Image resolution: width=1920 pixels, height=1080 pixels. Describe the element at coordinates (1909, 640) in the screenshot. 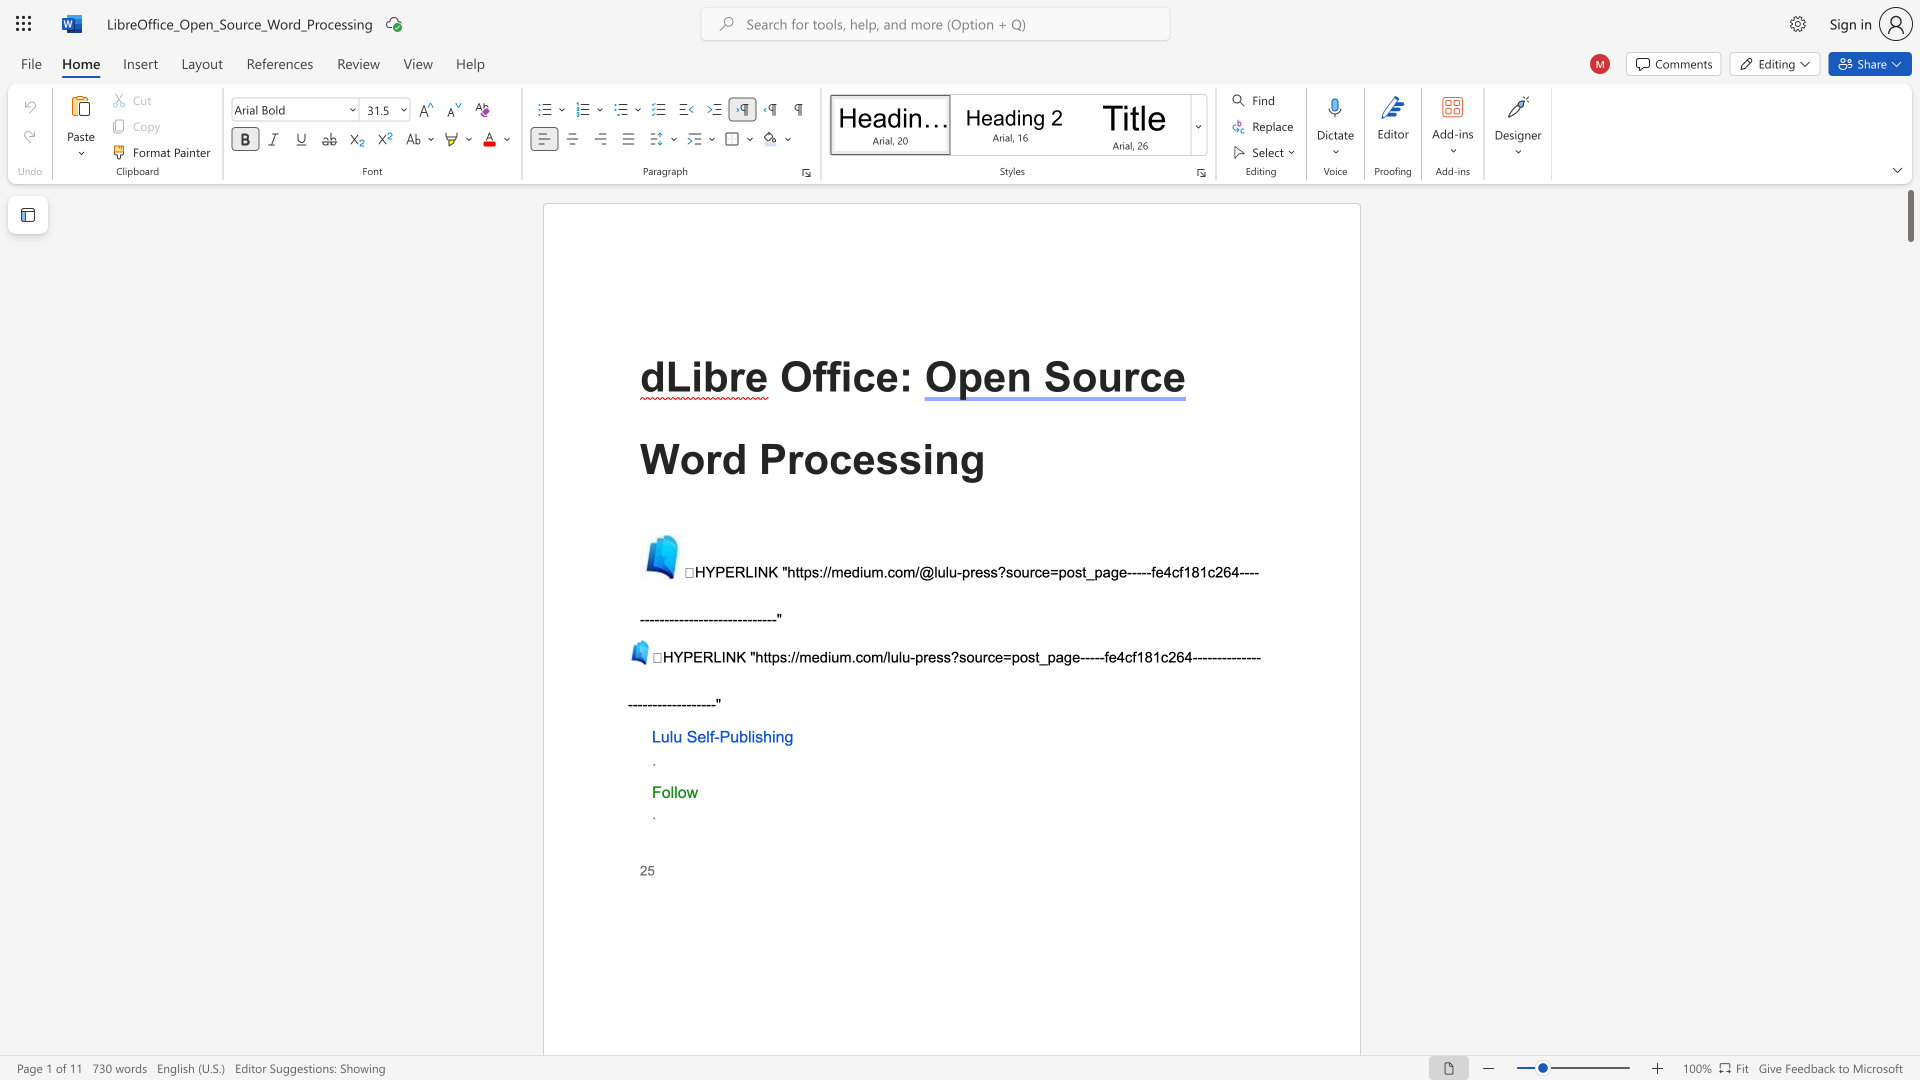

I see `the right-hand scrollbar to descend the page` at that location.